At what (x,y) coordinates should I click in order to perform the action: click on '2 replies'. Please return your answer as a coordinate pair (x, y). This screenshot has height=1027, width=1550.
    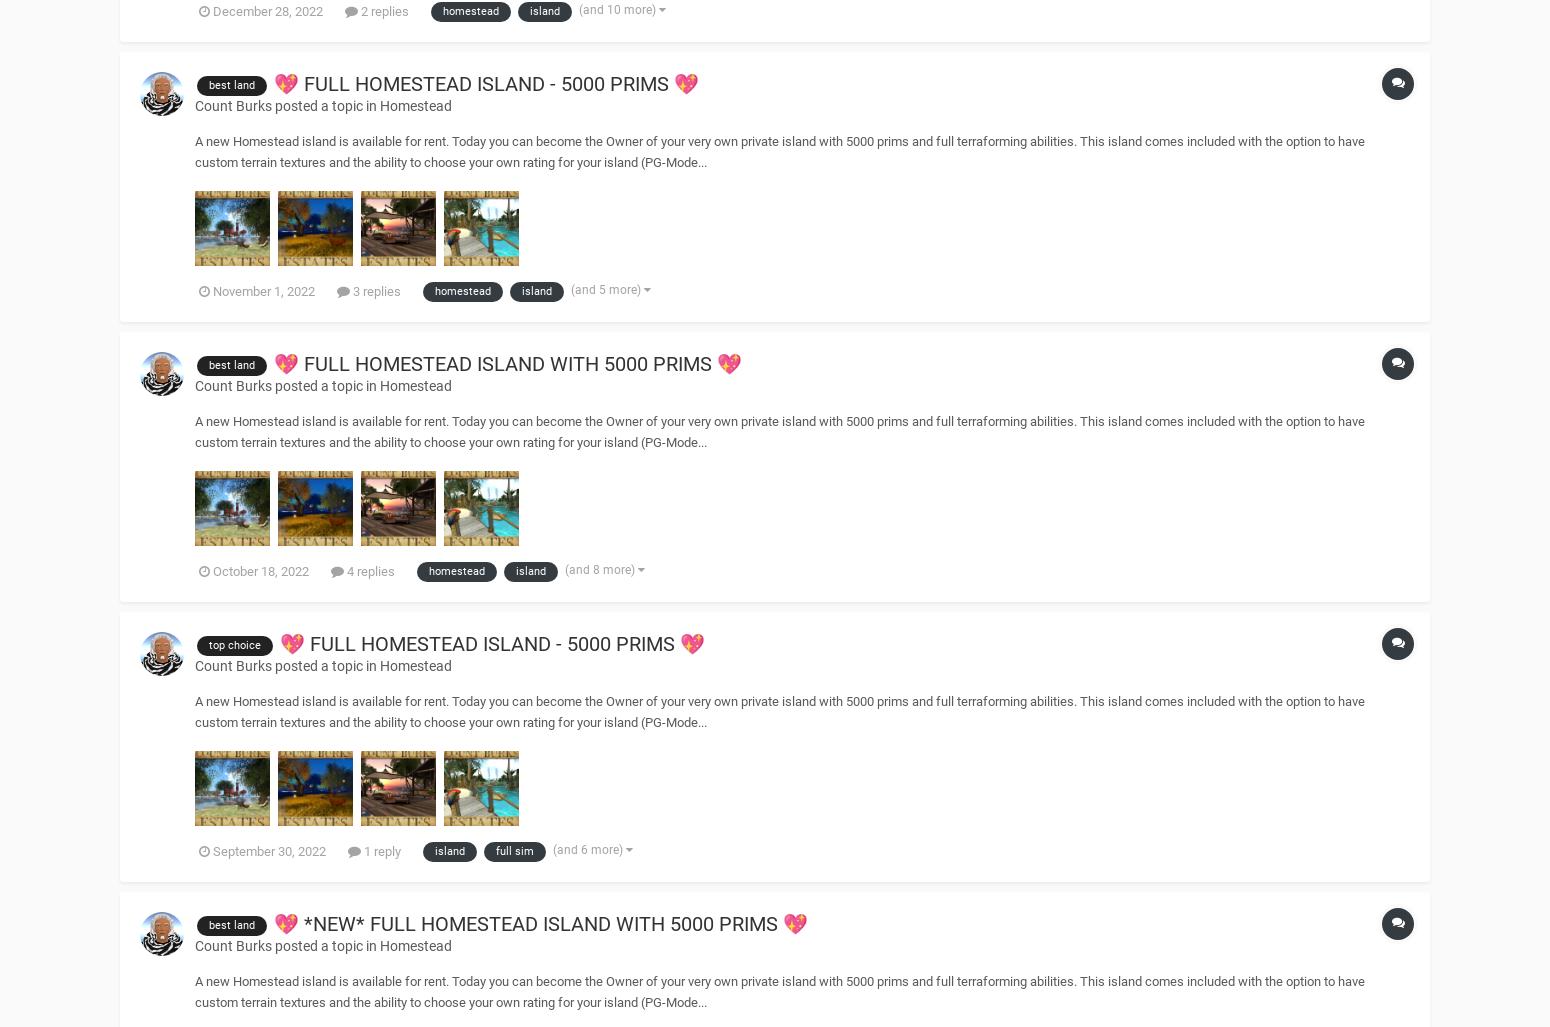
    Looking at the image, I should click on (357, 10).